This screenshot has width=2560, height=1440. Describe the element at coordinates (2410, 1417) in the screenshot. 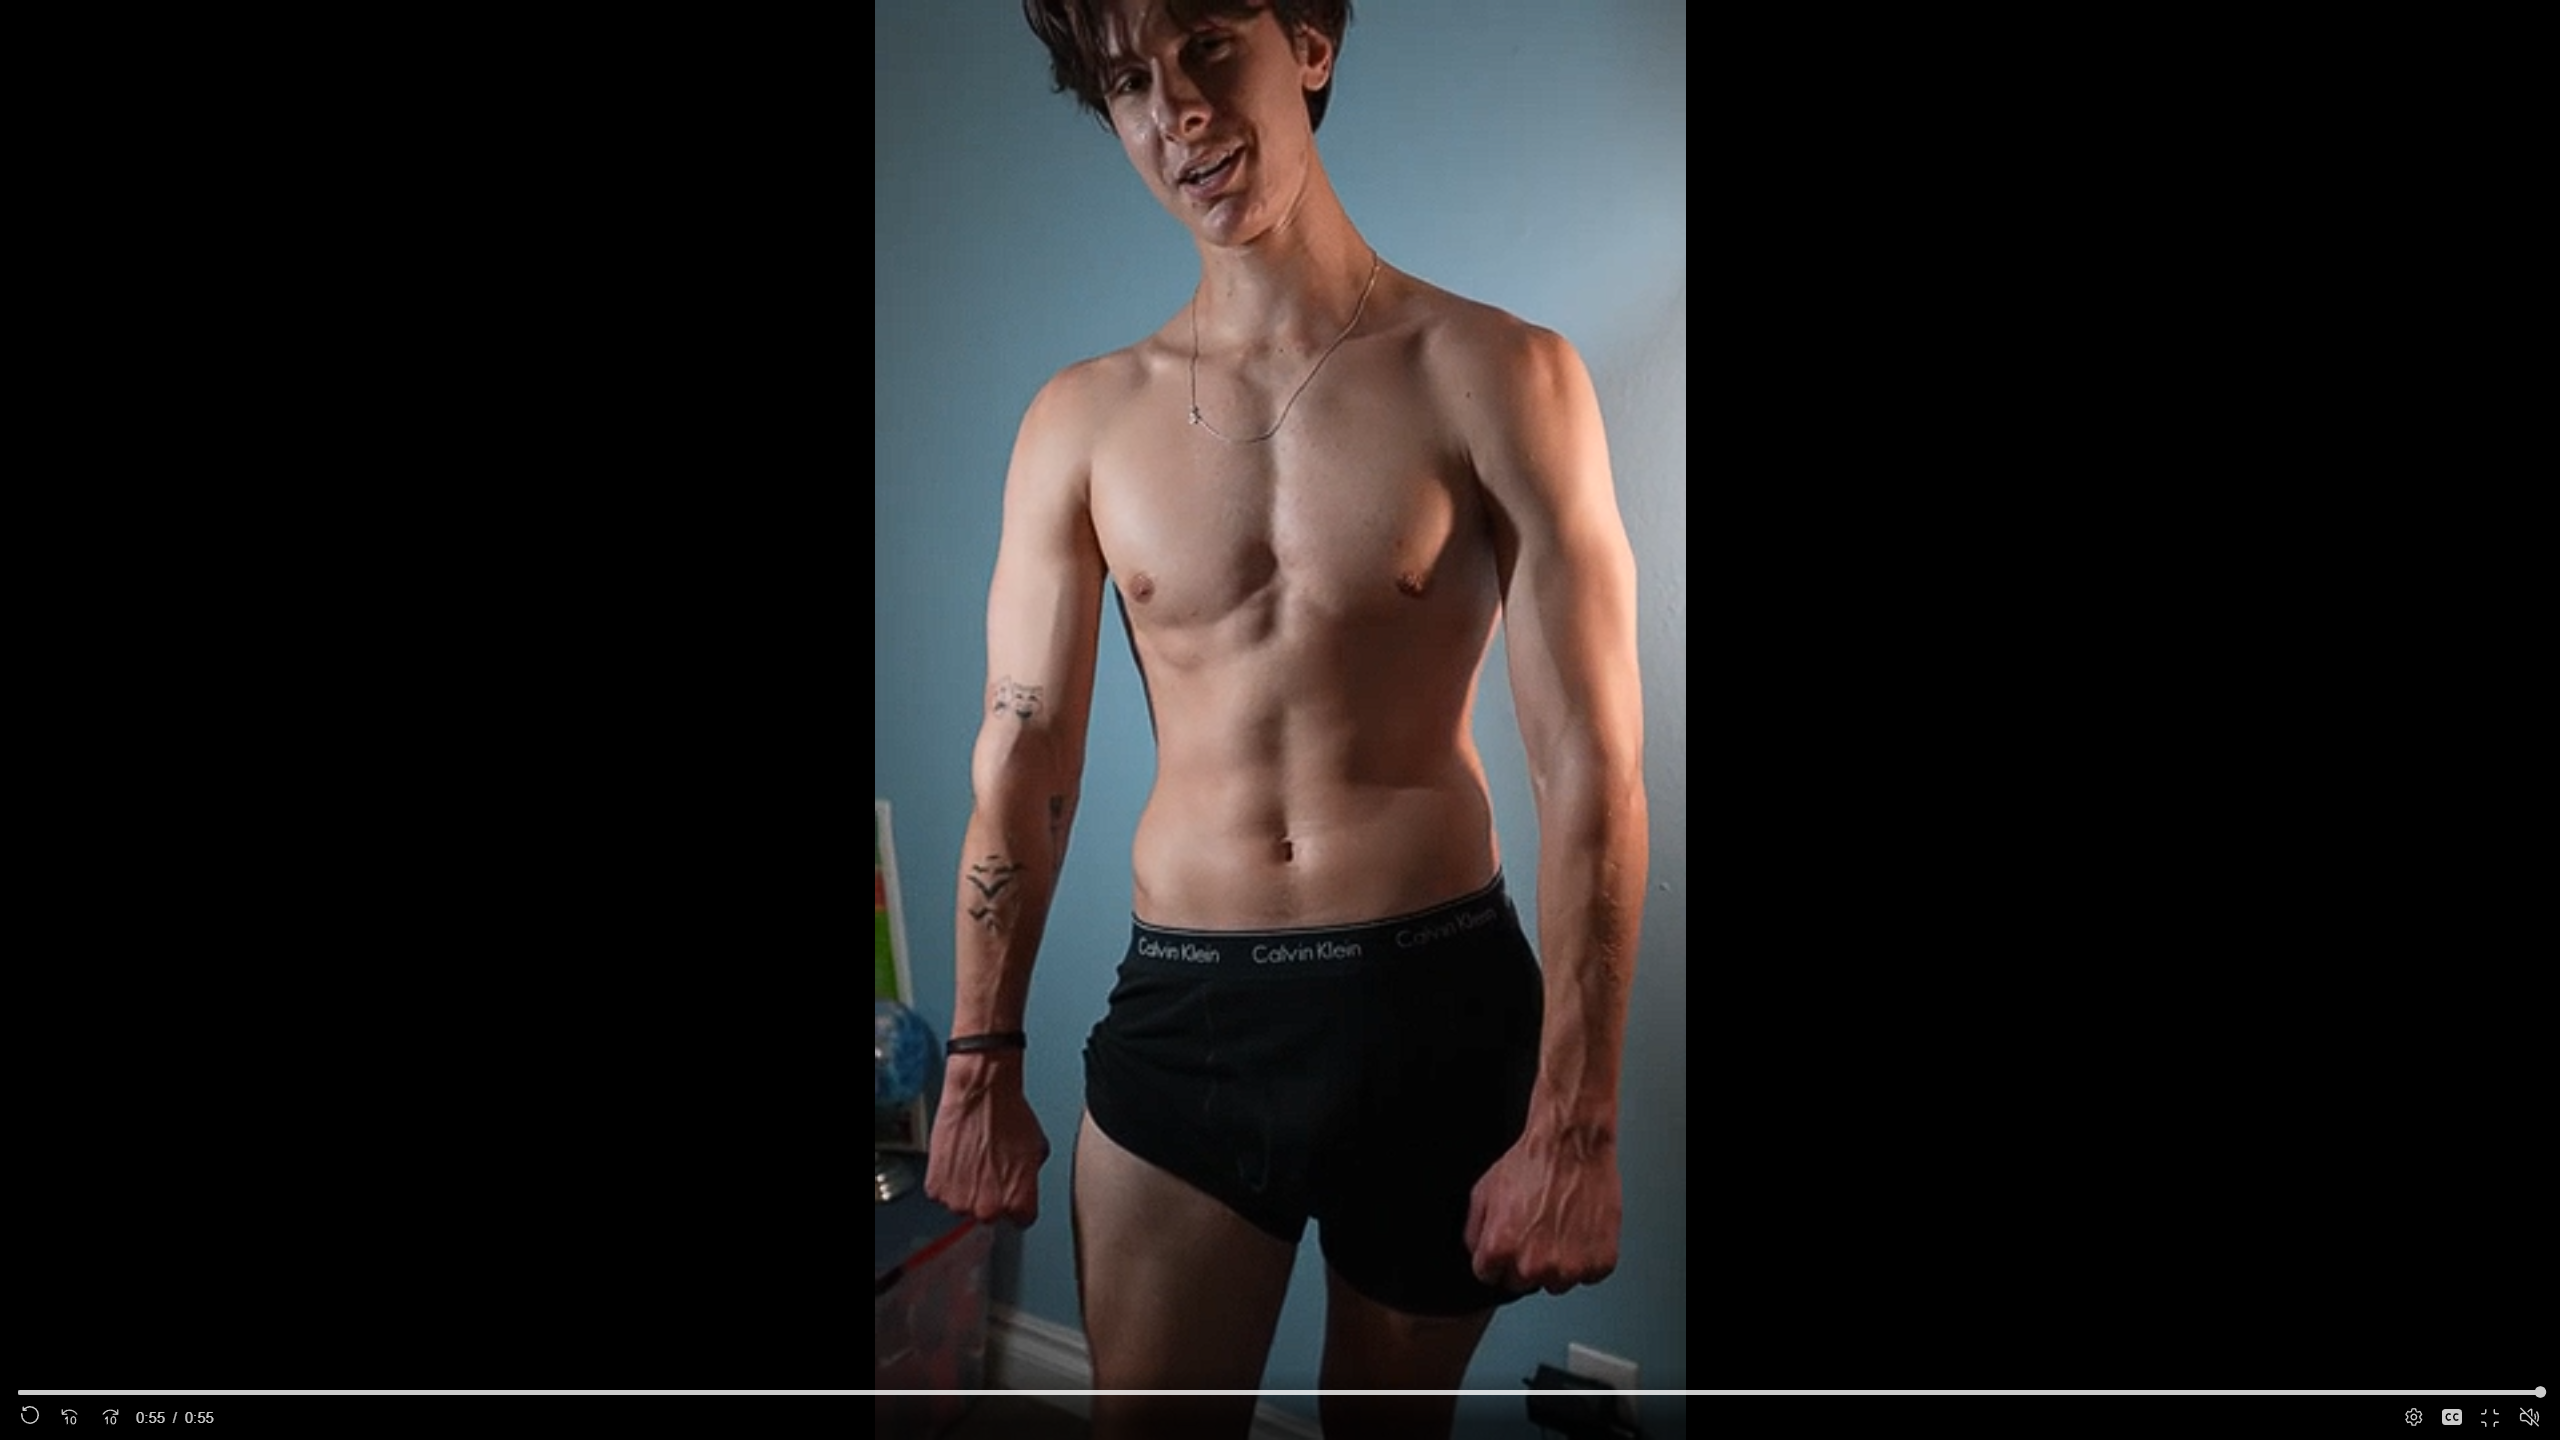

I see `'Quality Settings'` at that location.